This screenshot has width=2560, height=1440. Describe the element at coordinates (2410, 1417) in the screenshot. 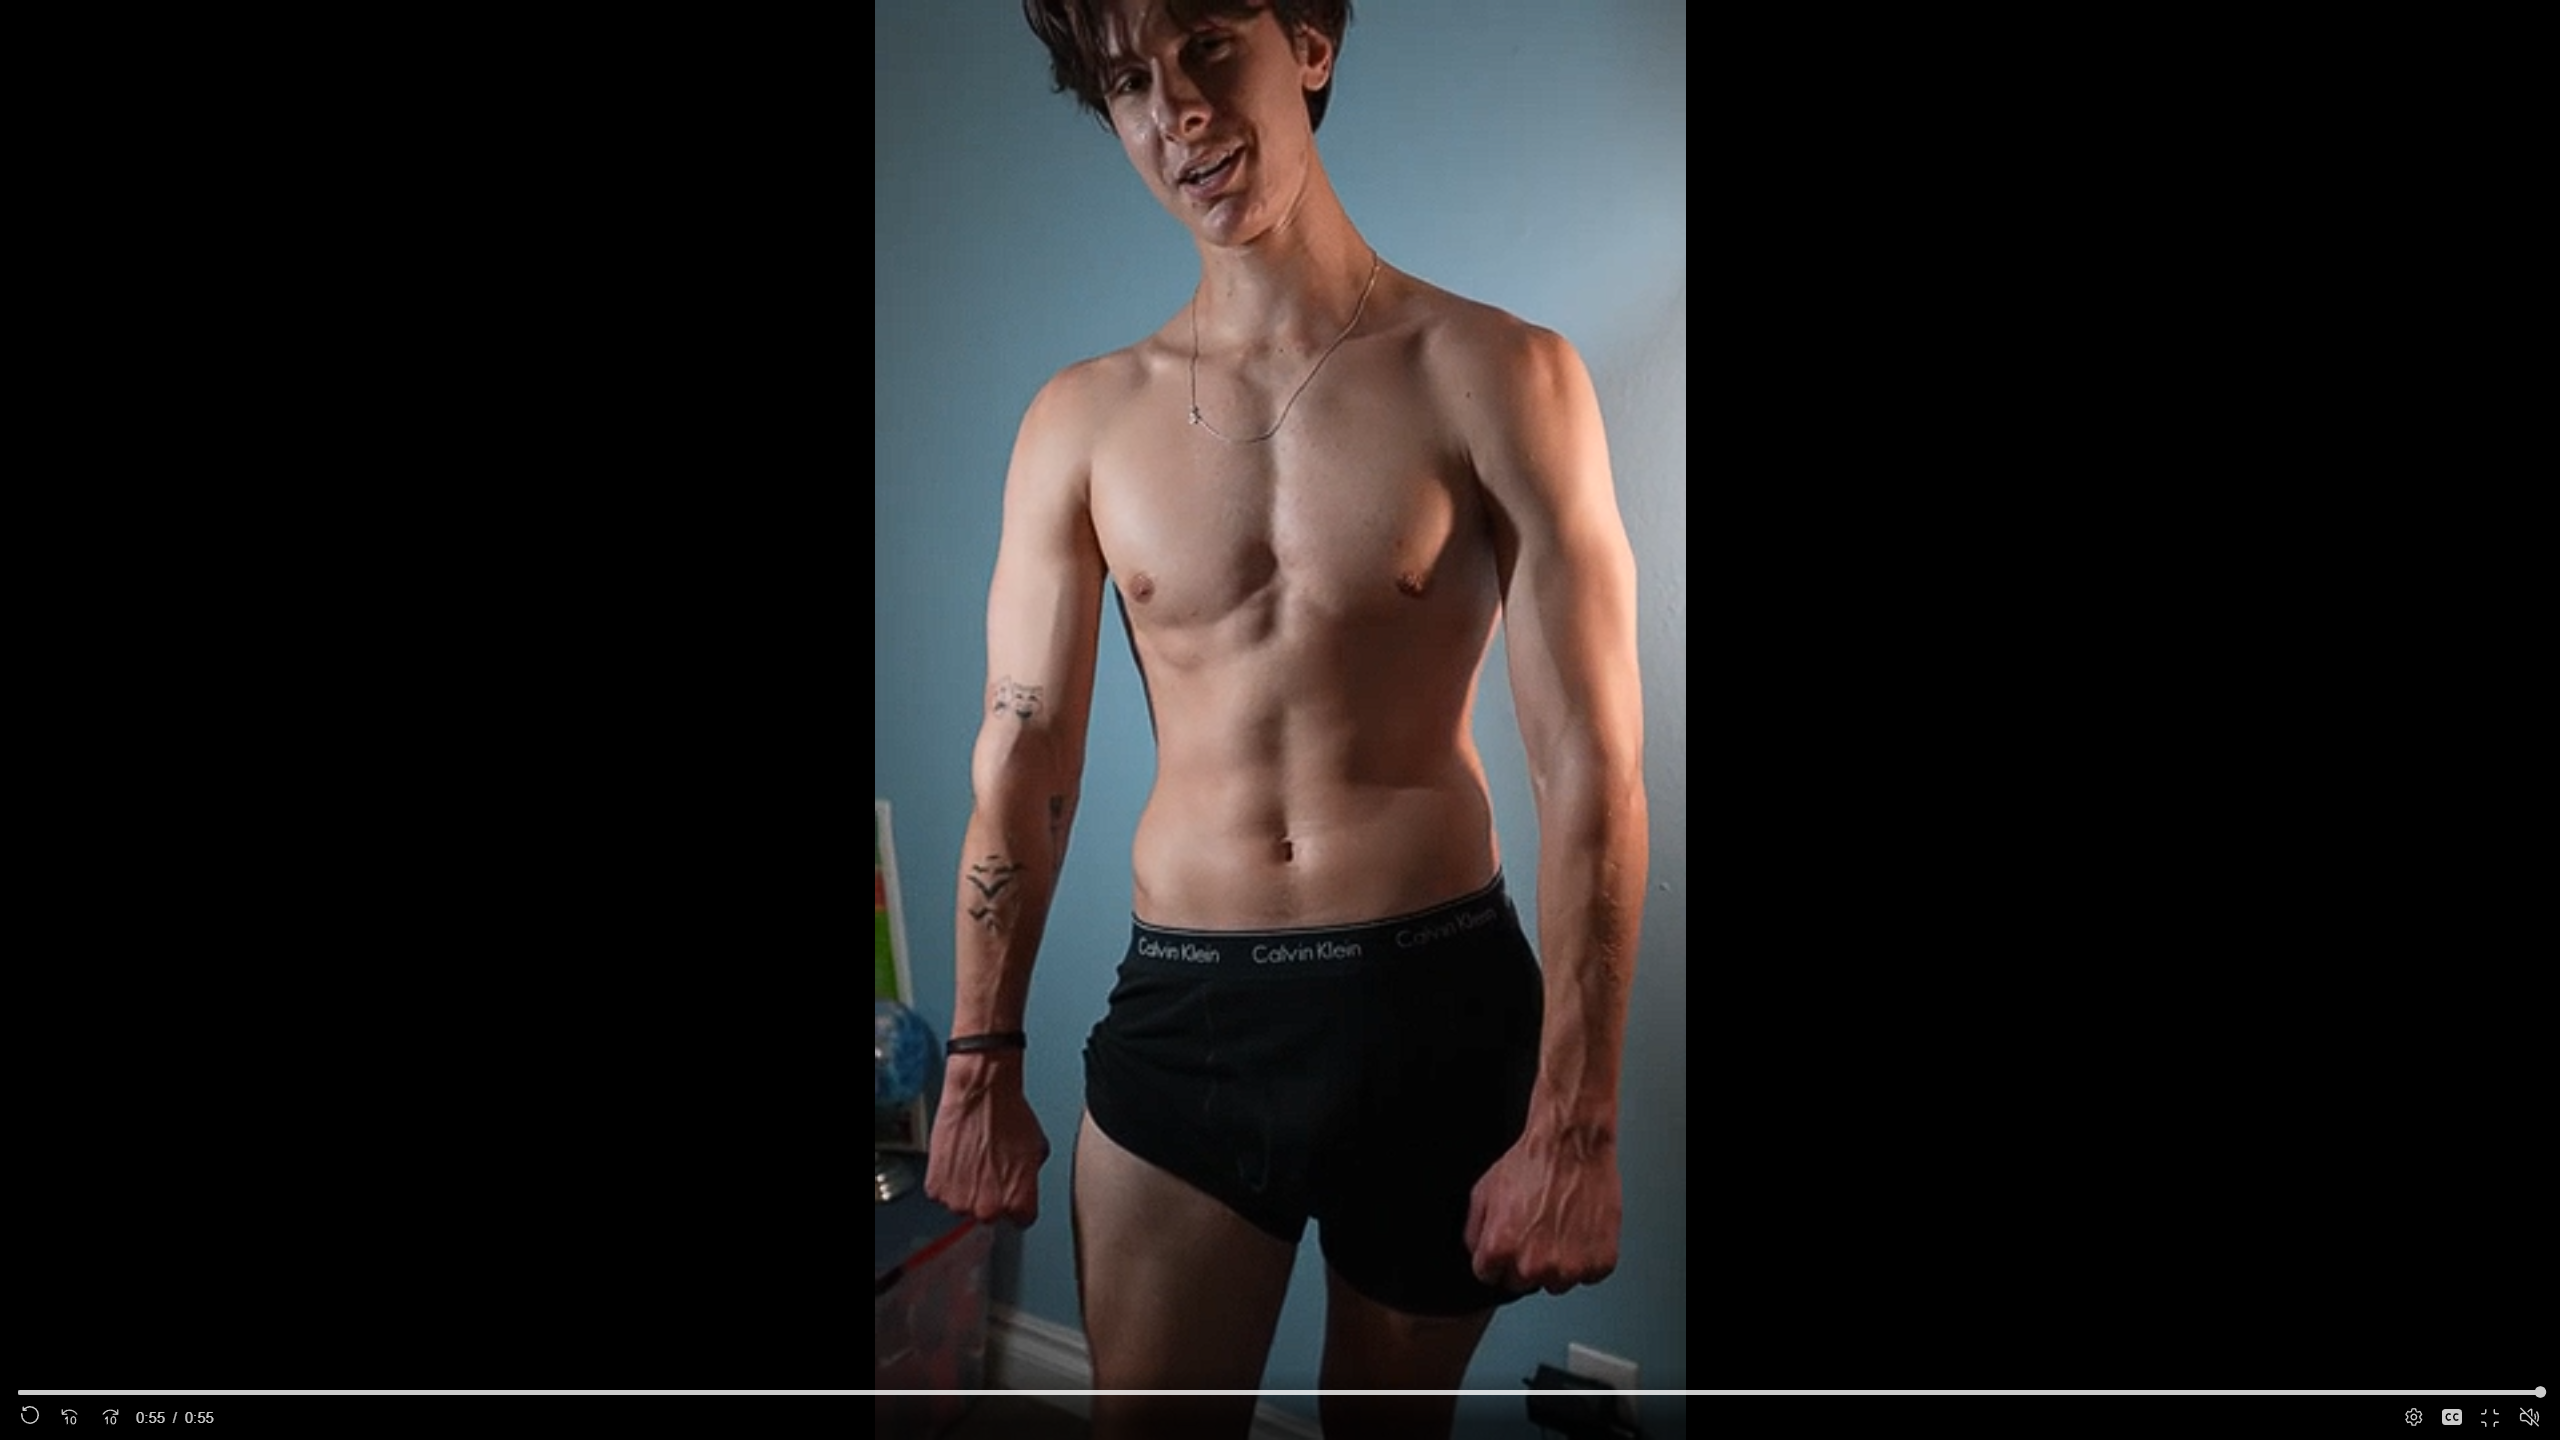

I see `'Quality Settings'` at that location.